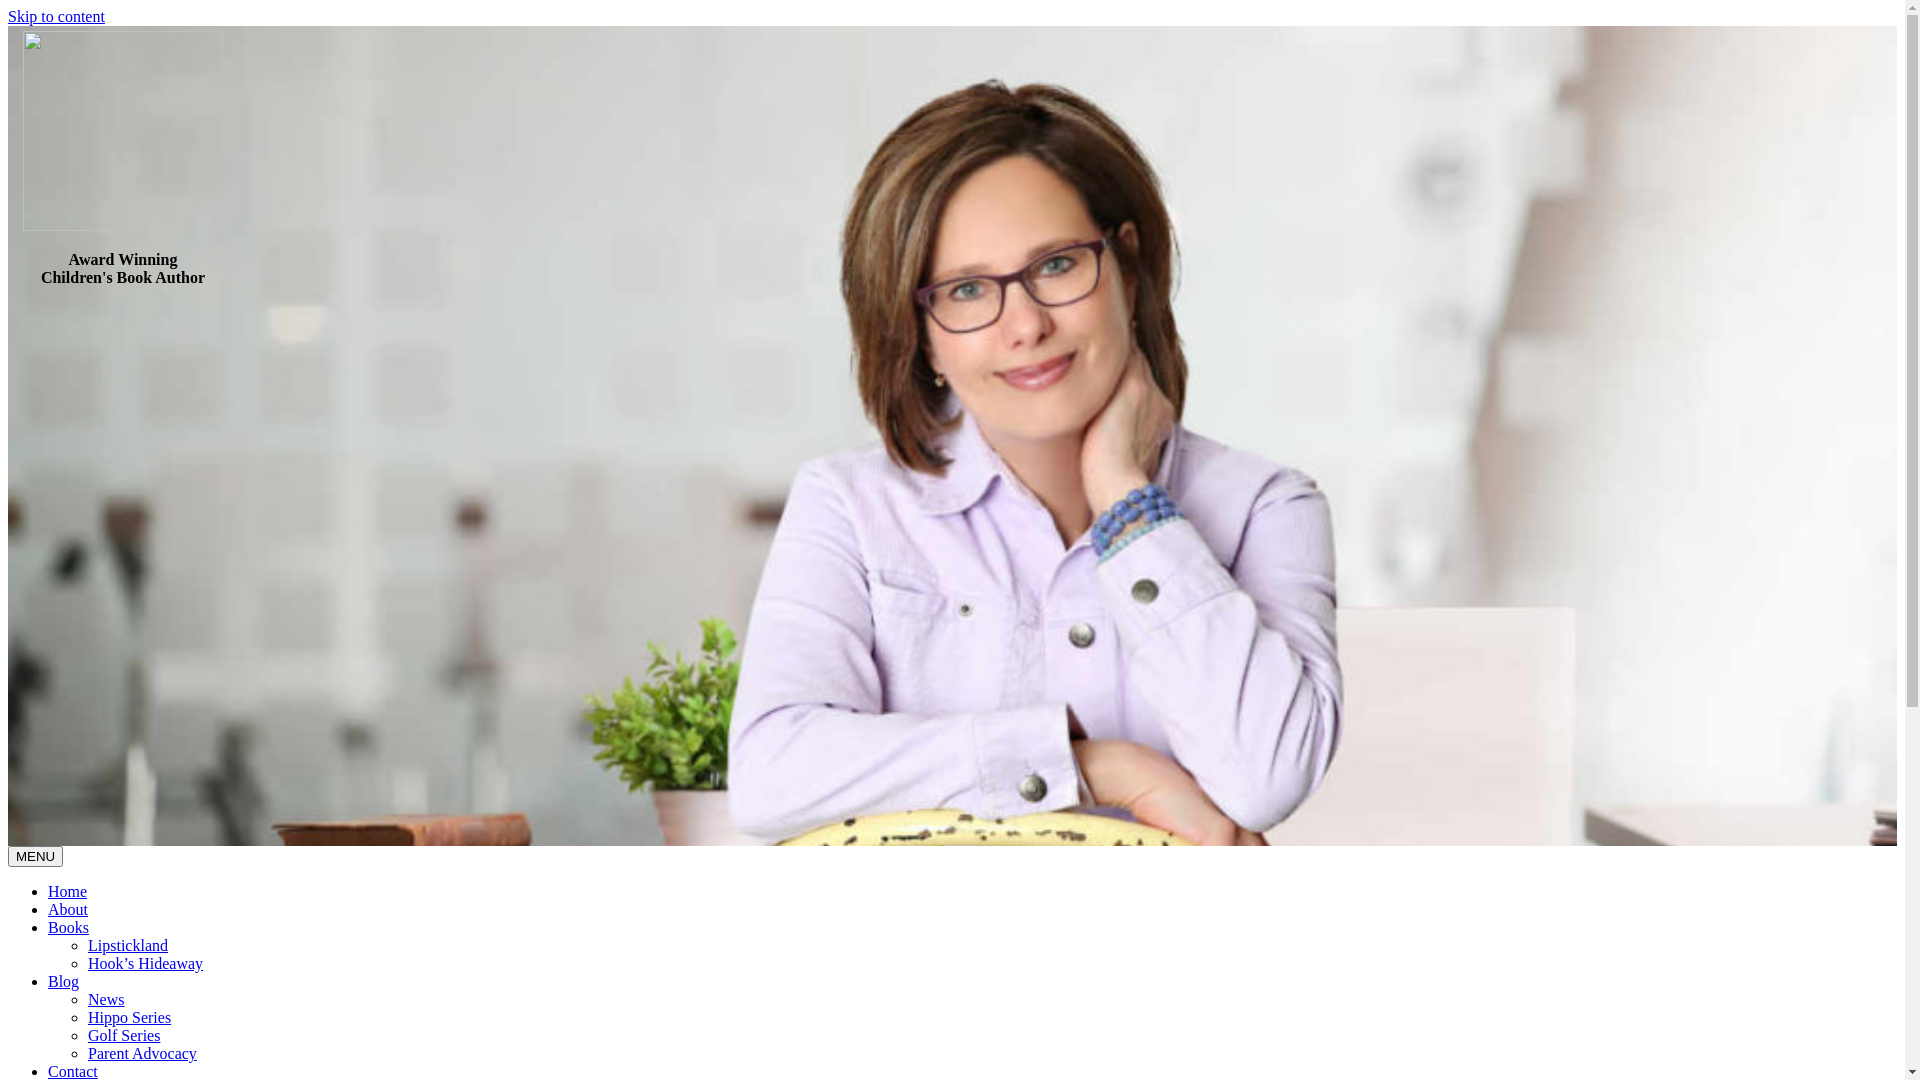 Image resolution: width=1920 pixels, height=1080 pixels. Describe the element at coordinates (86, 945) in the screenshot. I see `'Lipstickland'` at that location.